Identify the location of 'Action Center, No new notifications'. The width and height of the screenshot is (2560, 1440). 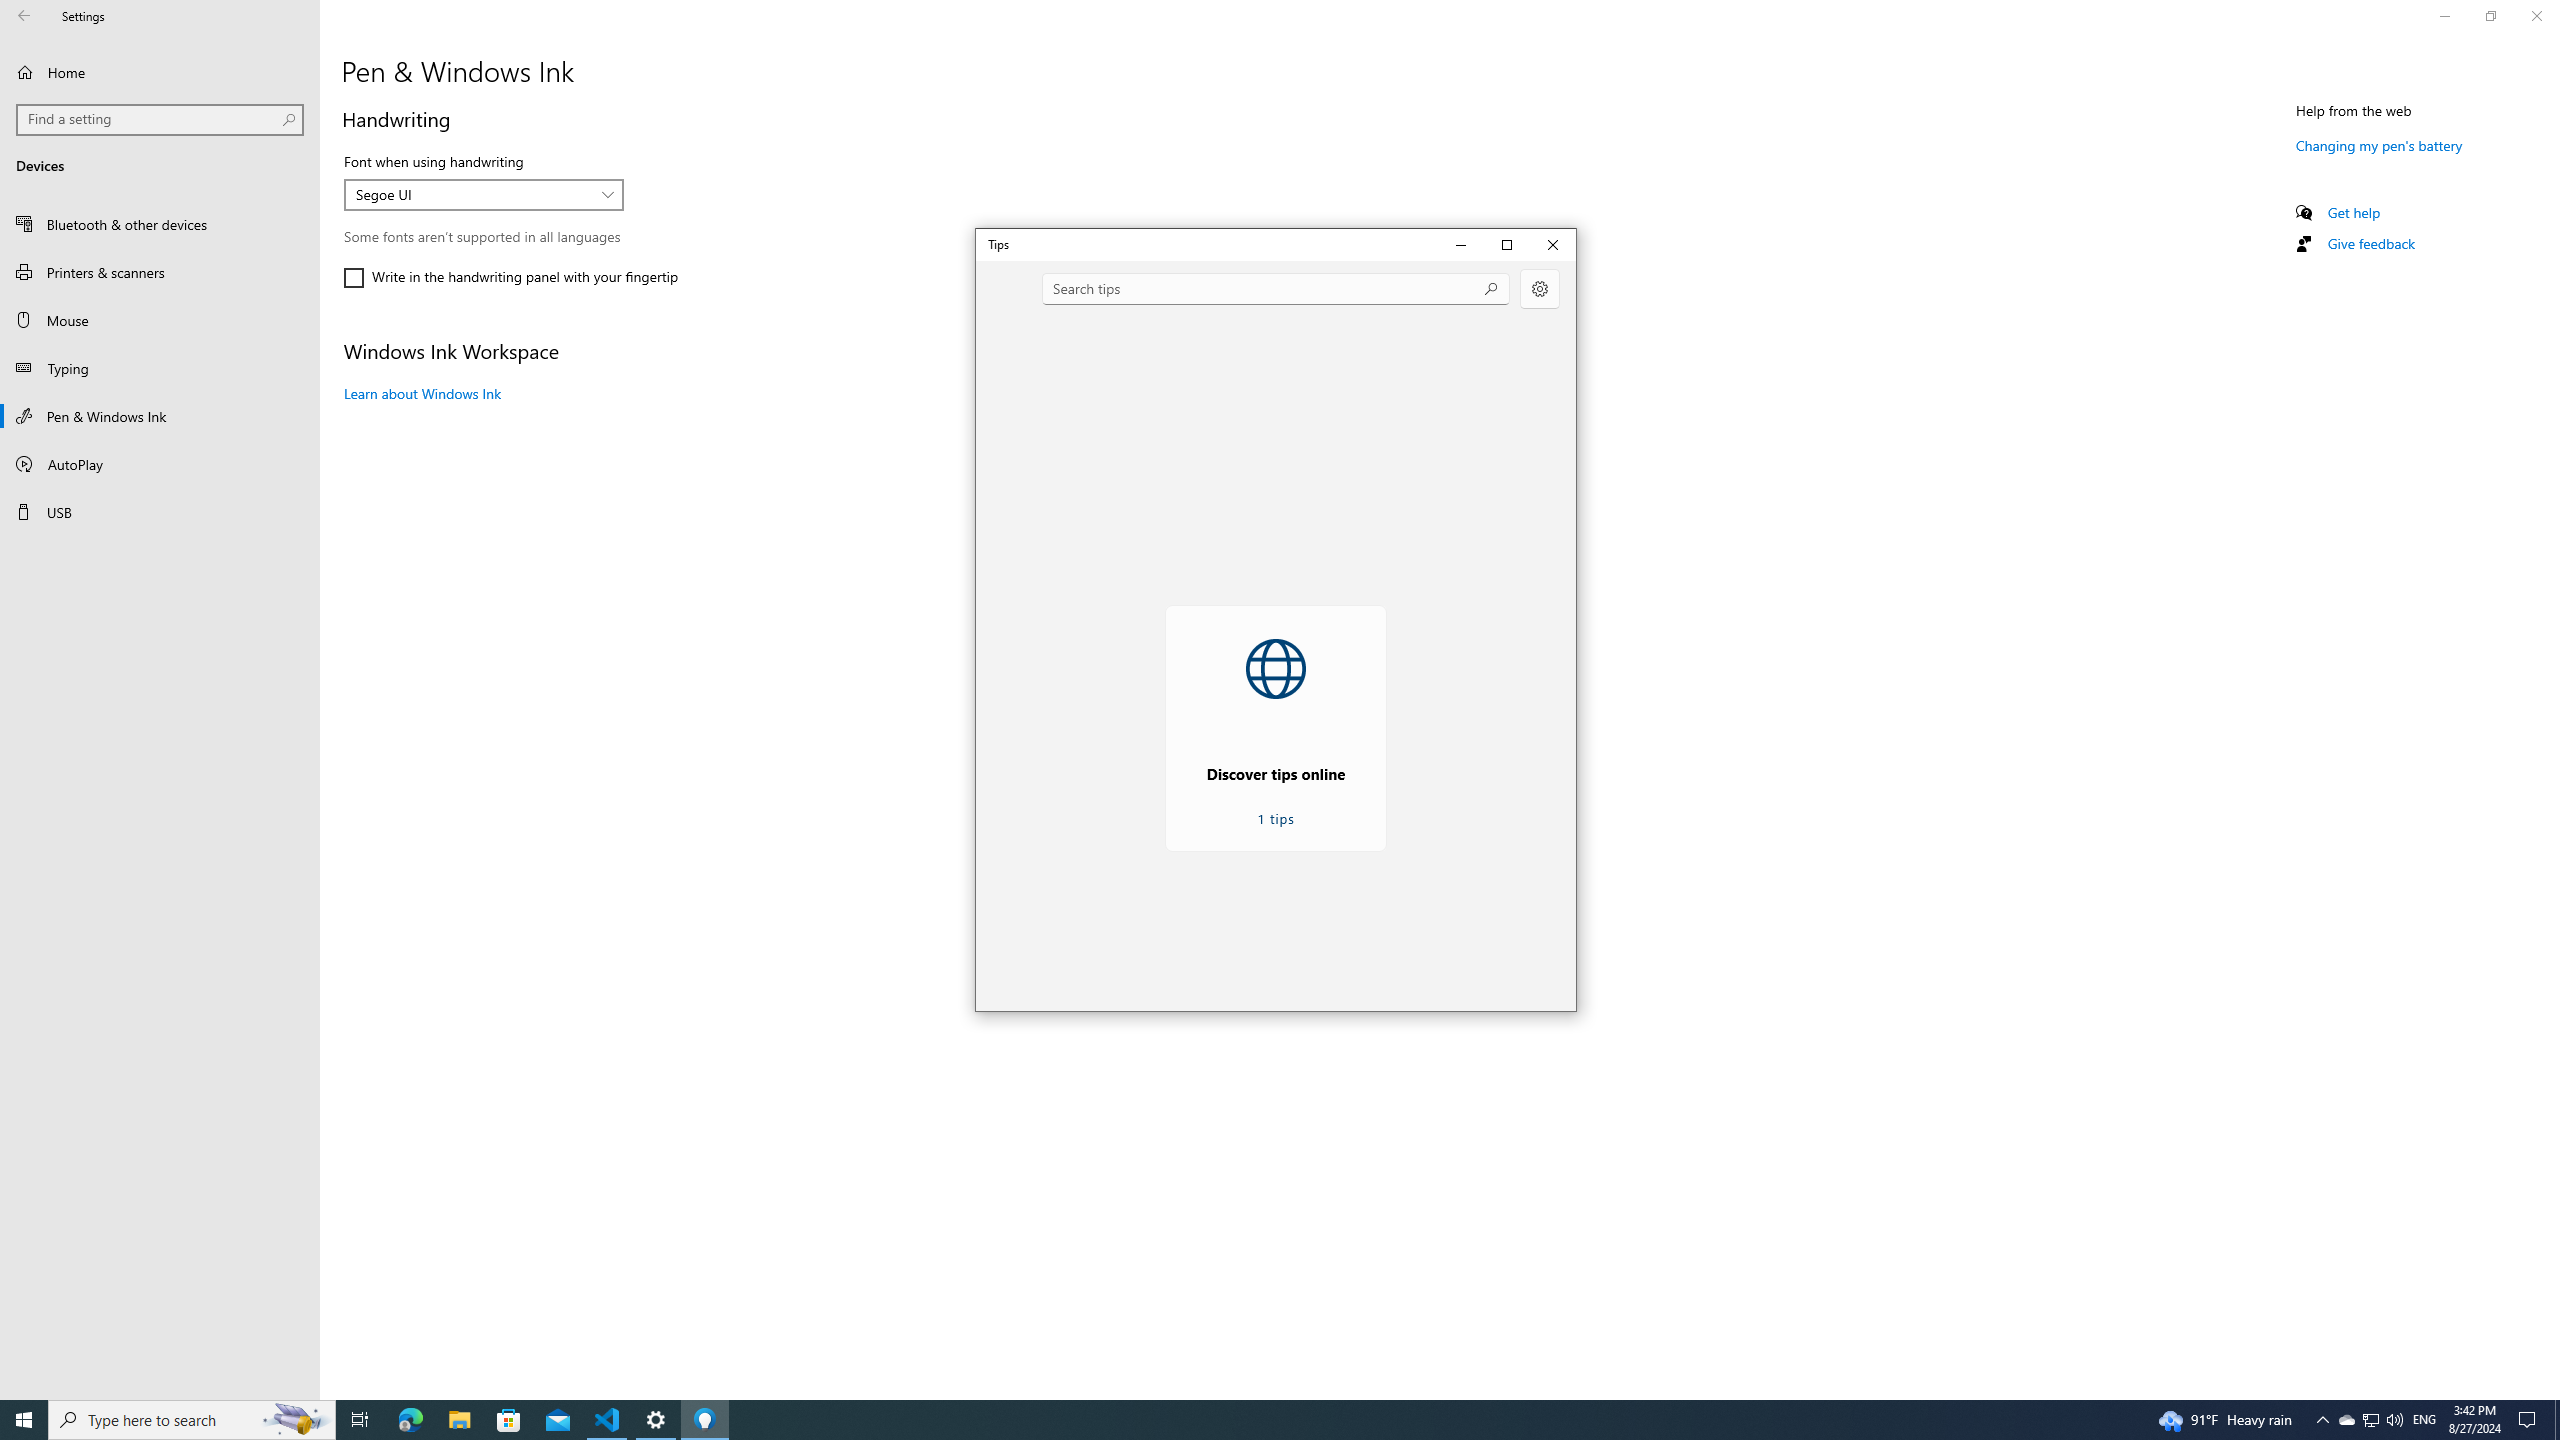
(2530, 1418).